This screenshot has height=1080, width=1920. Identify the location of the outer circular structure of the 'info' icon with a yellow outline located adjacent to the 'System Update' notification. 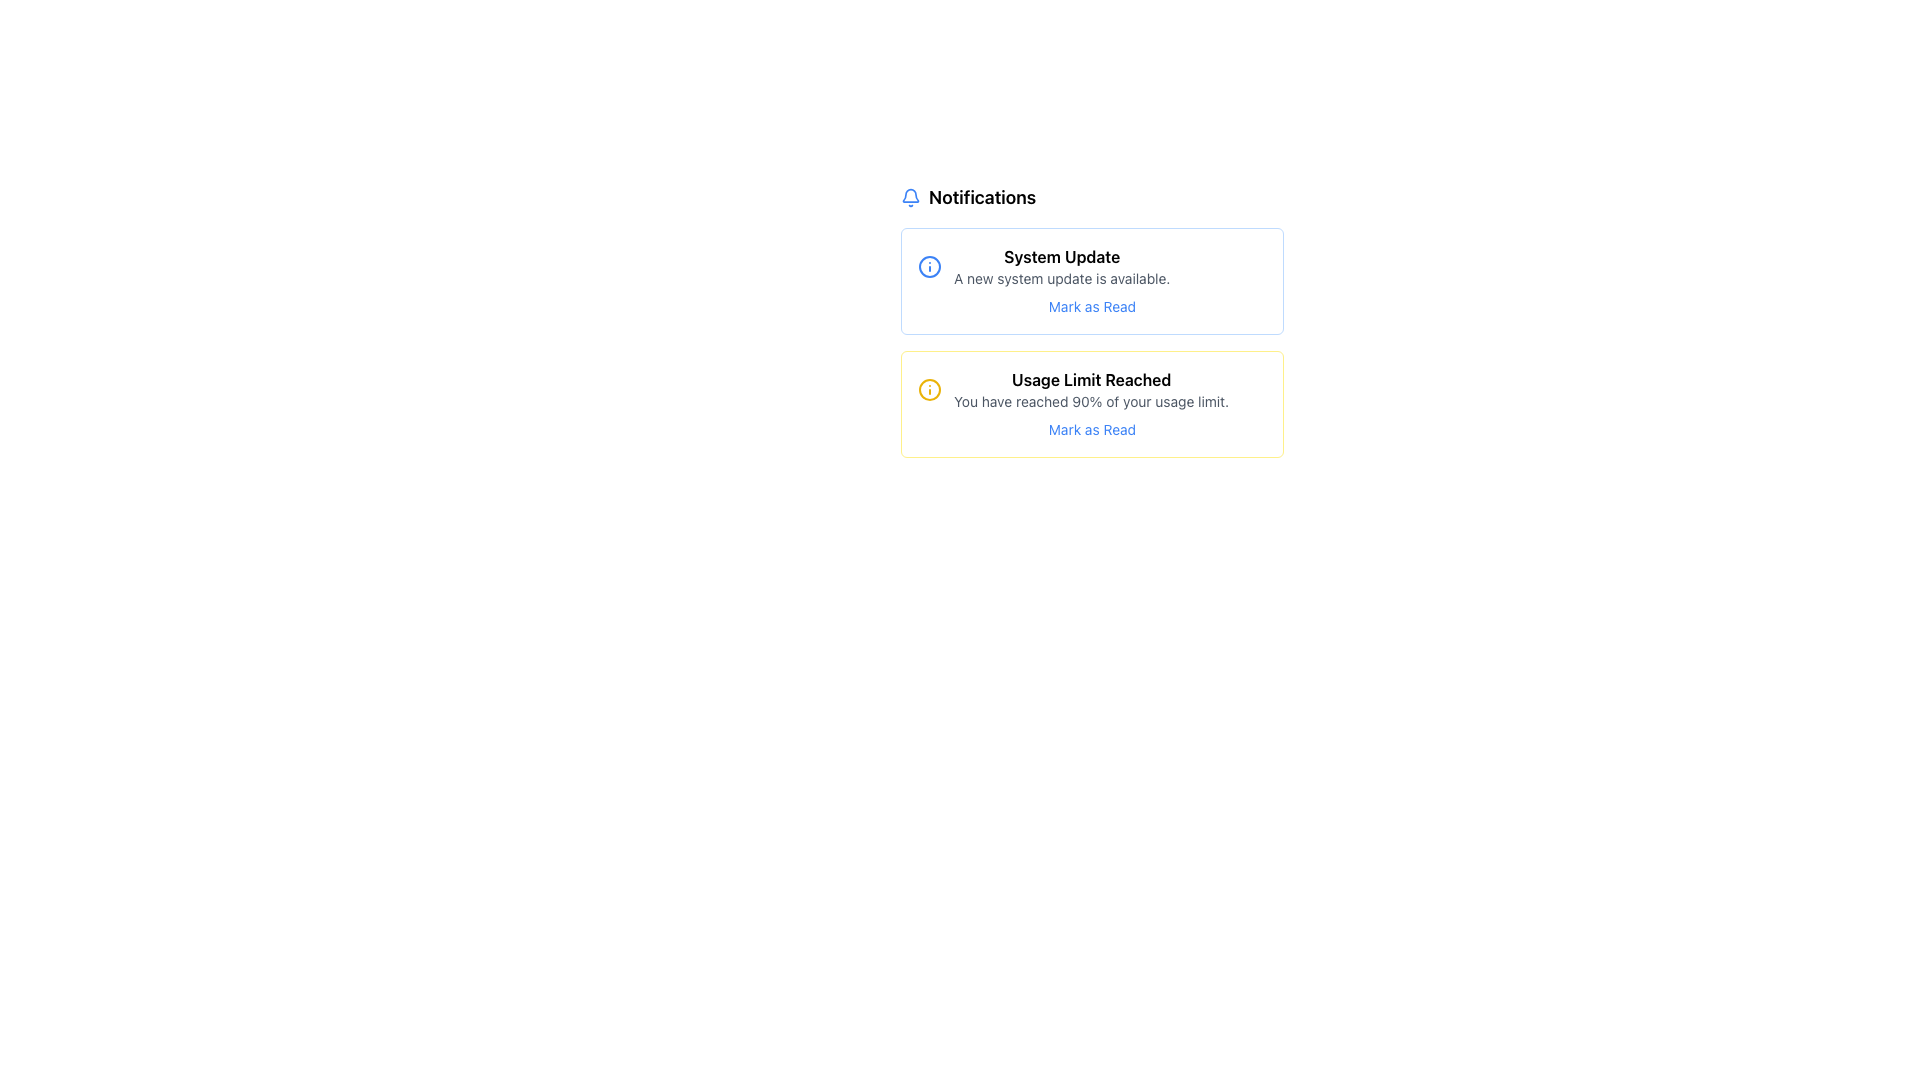
(929, 389).